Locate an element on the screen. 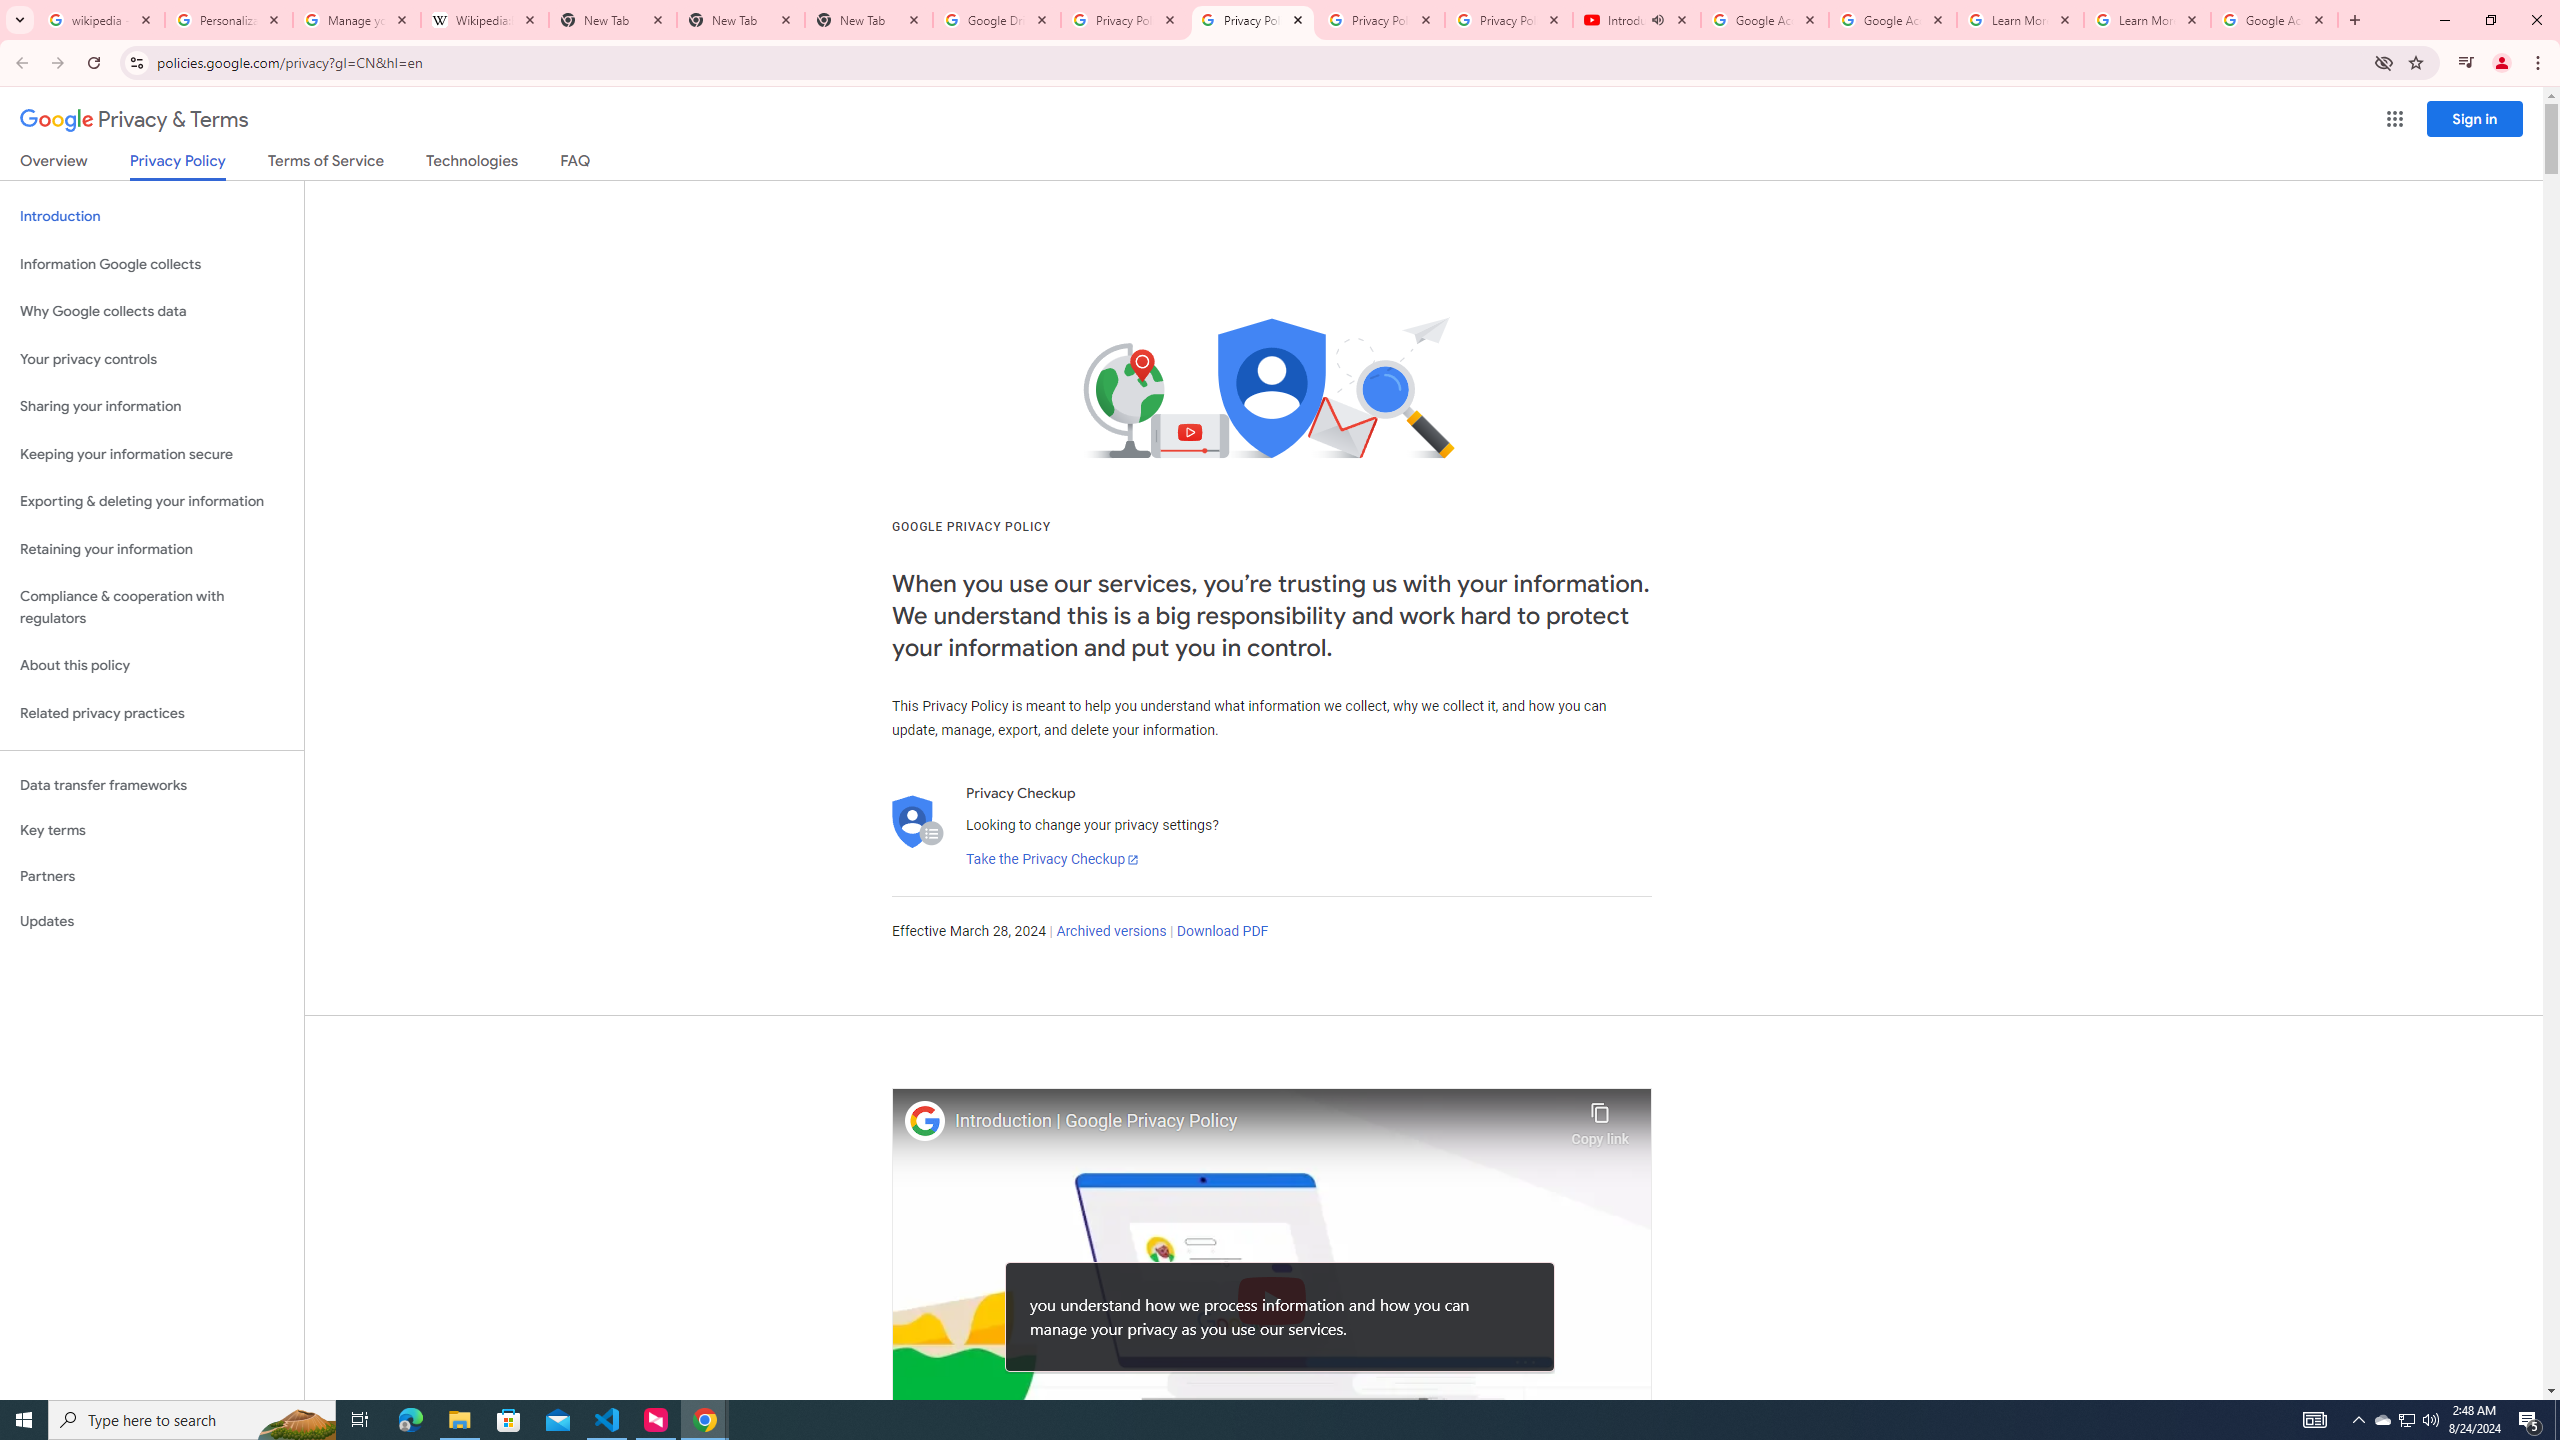 This screenshot has height=1440, width=2560. 'Sharing your information' is located at coordinates (151, 405).